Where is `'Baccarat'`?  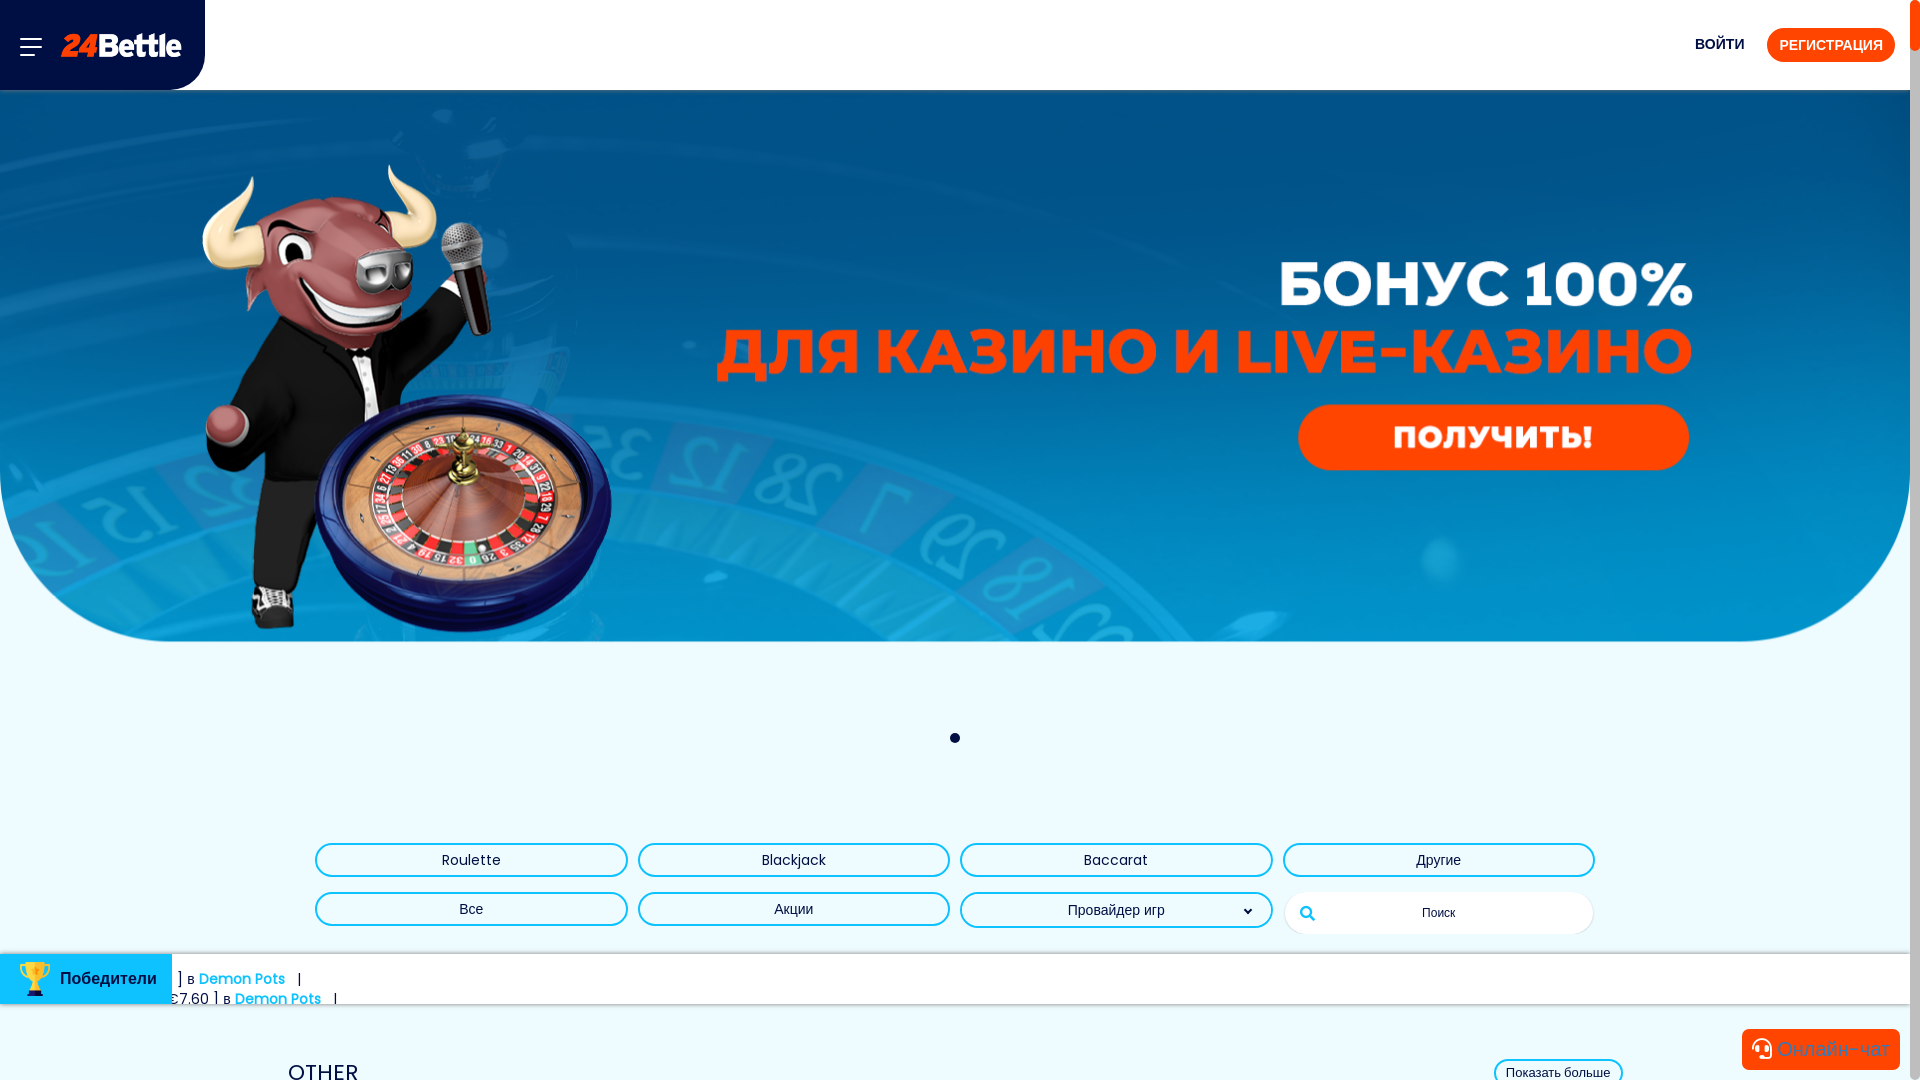 'Baccarat' is located at coordinates (1115, 859).